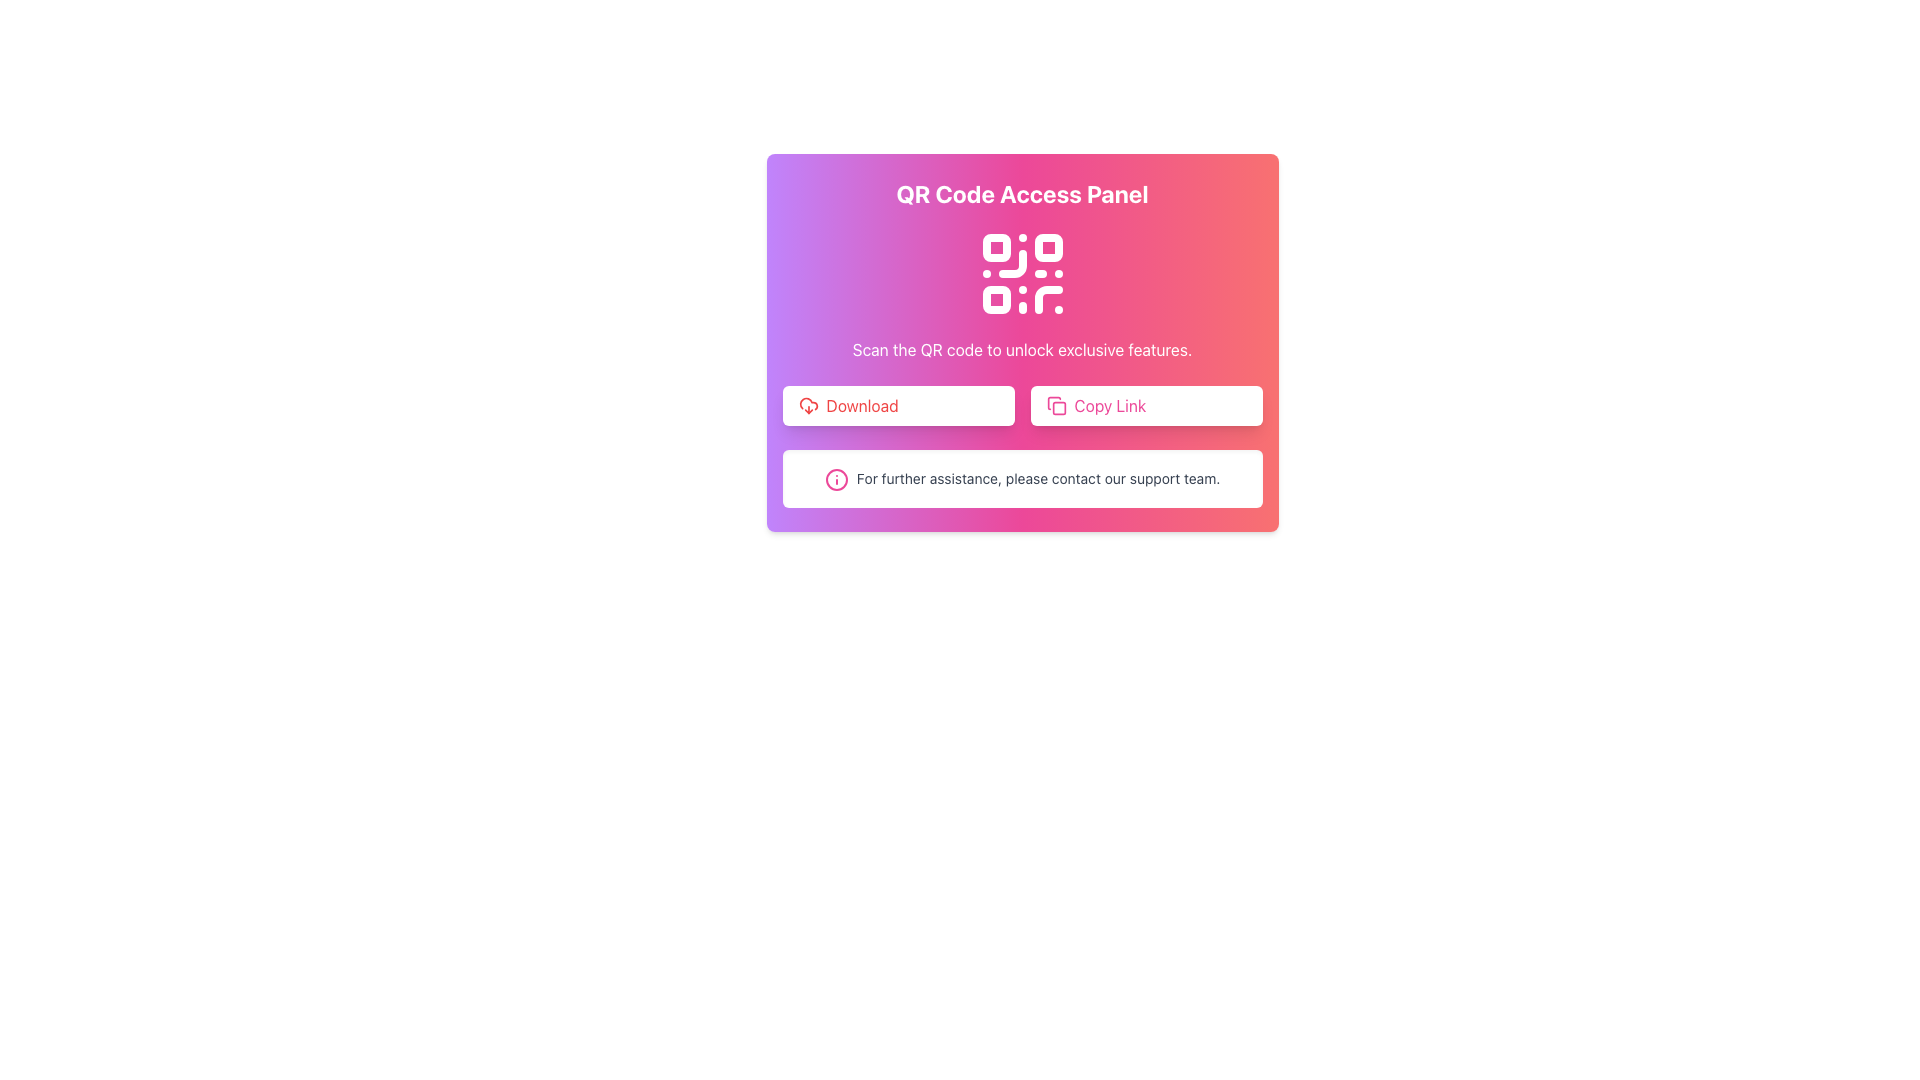 This screenshot has height=1080, width=1920. I want to click on the 'Copy Link' button, which is the right button in a pair of interactive buttons grouped together for copying a link to the clipboard, so click(1022, 405).